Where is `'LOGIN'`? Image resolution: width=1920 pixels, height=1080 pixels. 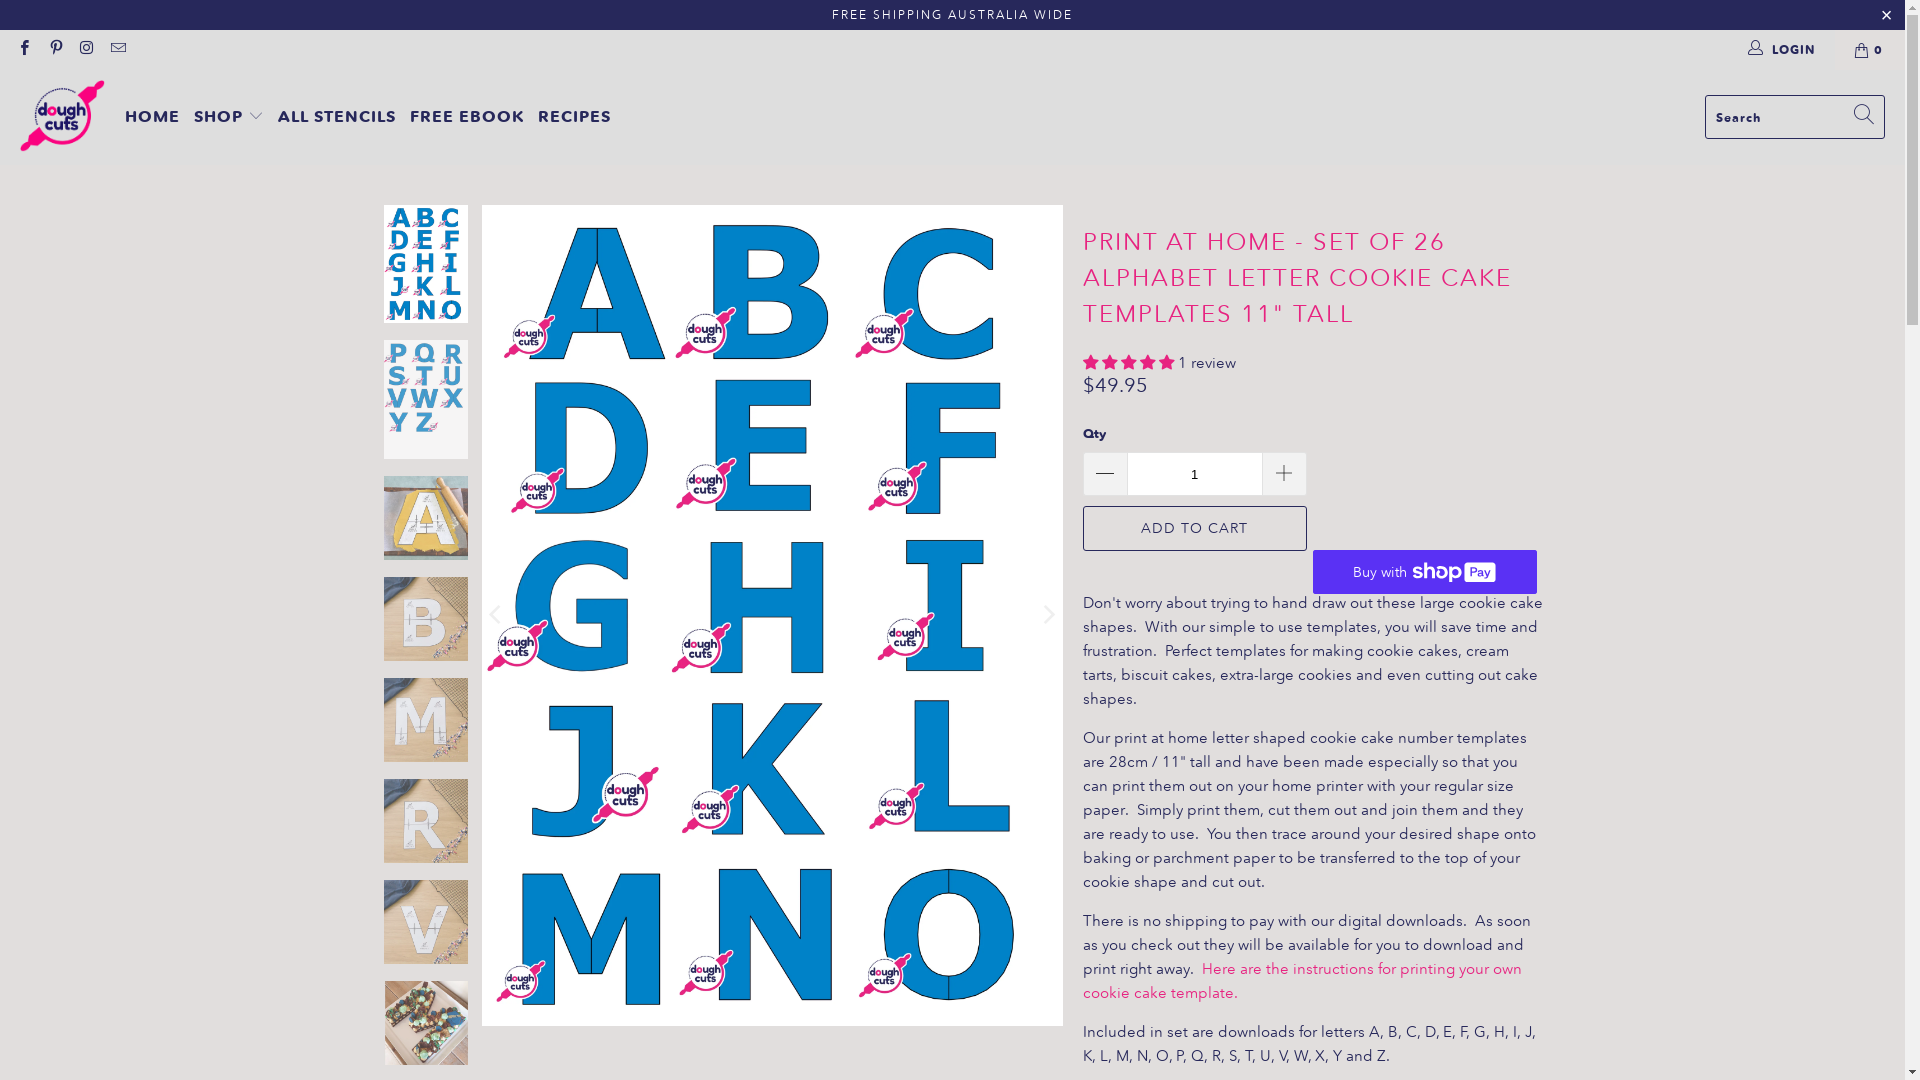
'LOGIN' is located at coordinates (1782, 49).